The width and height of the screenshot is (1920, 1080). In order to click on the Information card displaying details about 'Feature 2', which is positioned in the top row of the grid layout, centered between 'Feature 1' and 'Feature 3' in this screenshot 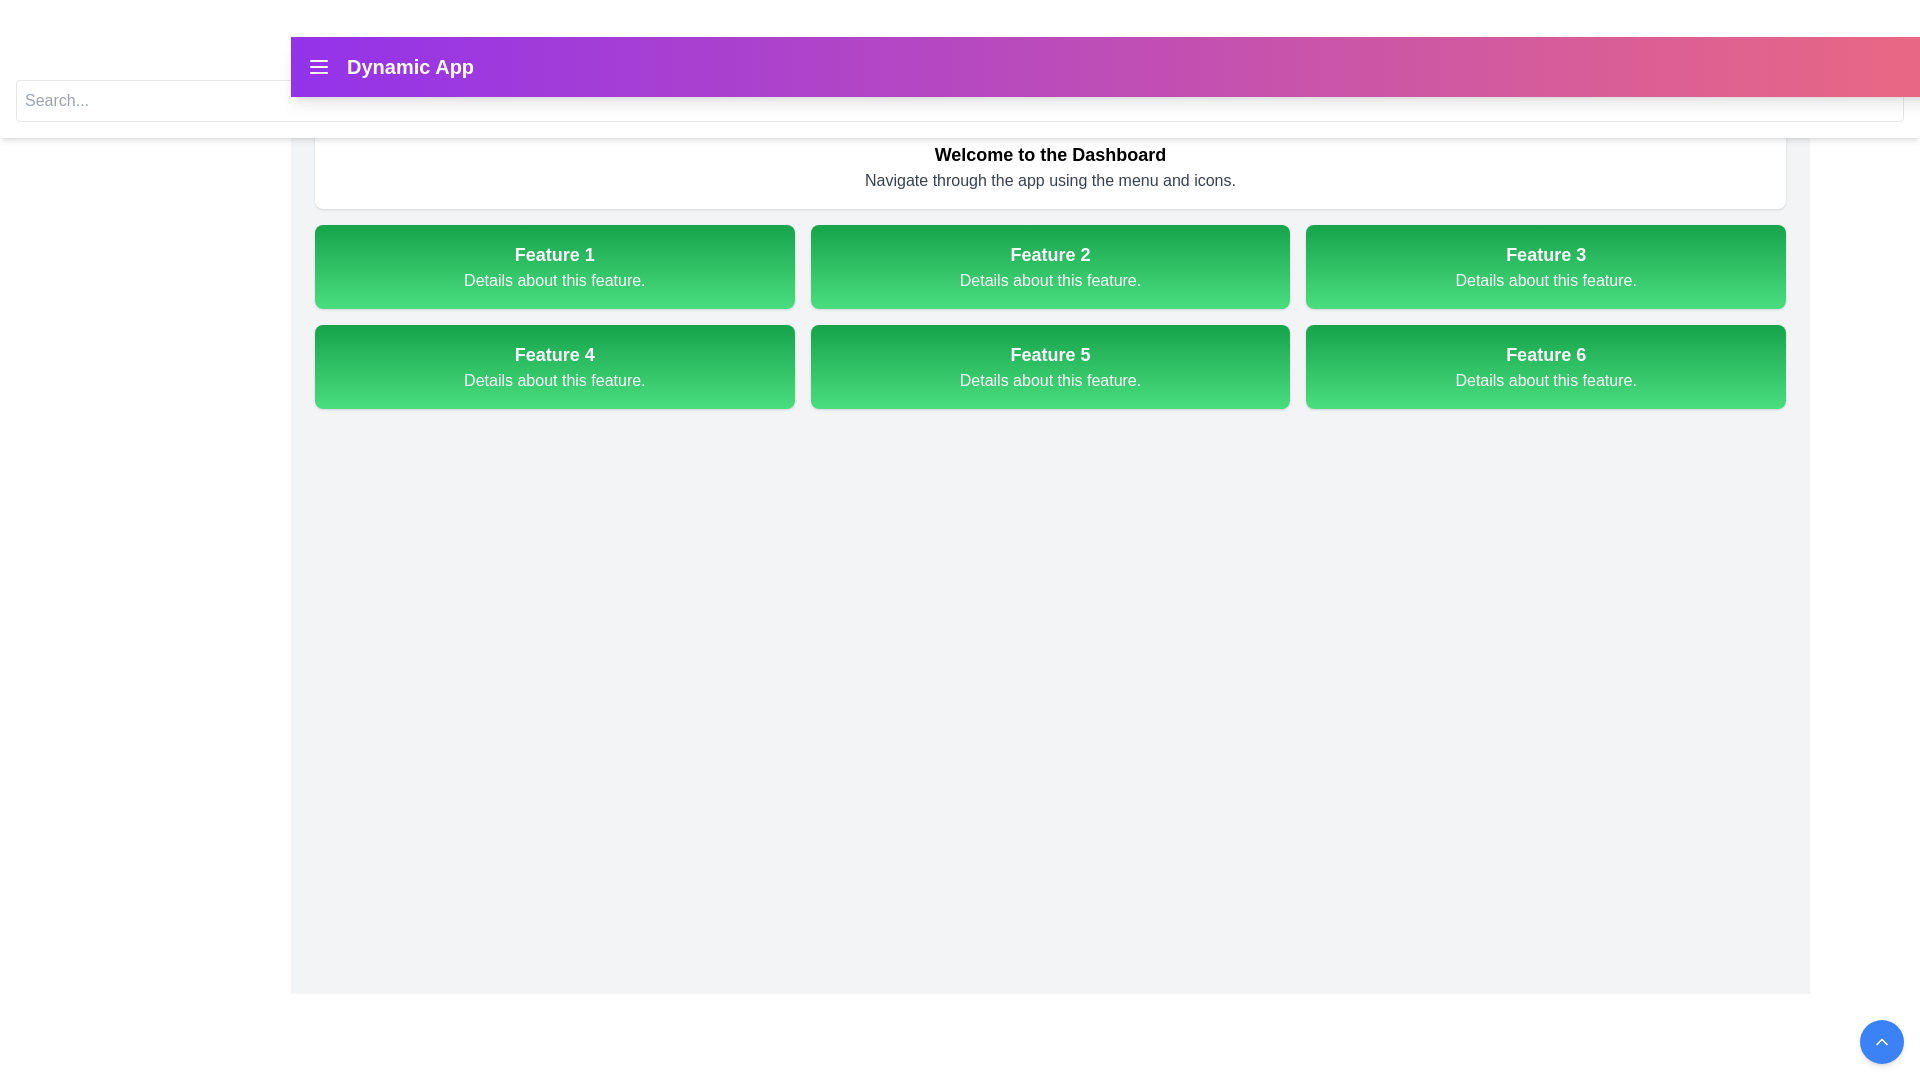, I will do `click(1049, 265)`.